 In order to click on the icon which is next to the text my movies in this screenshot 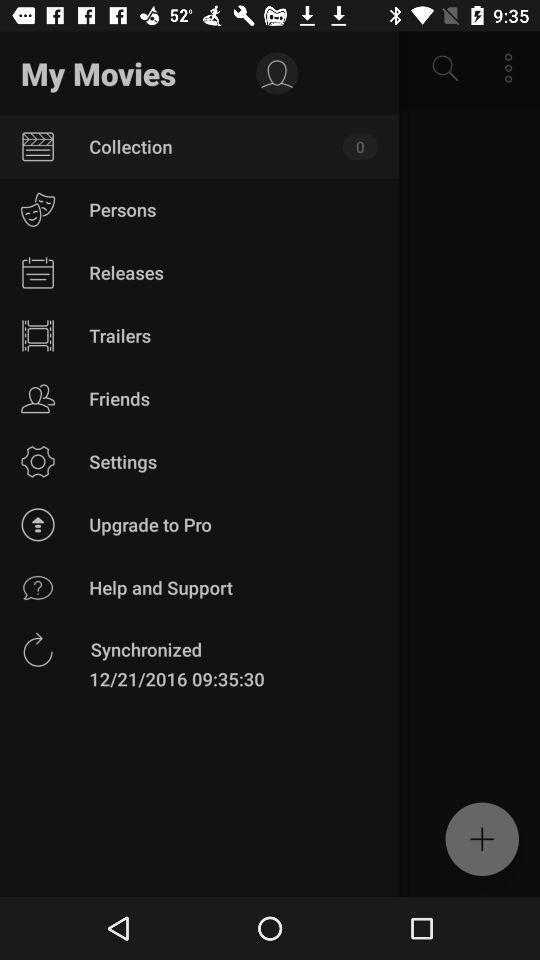, I will do `click(276, 74)`.